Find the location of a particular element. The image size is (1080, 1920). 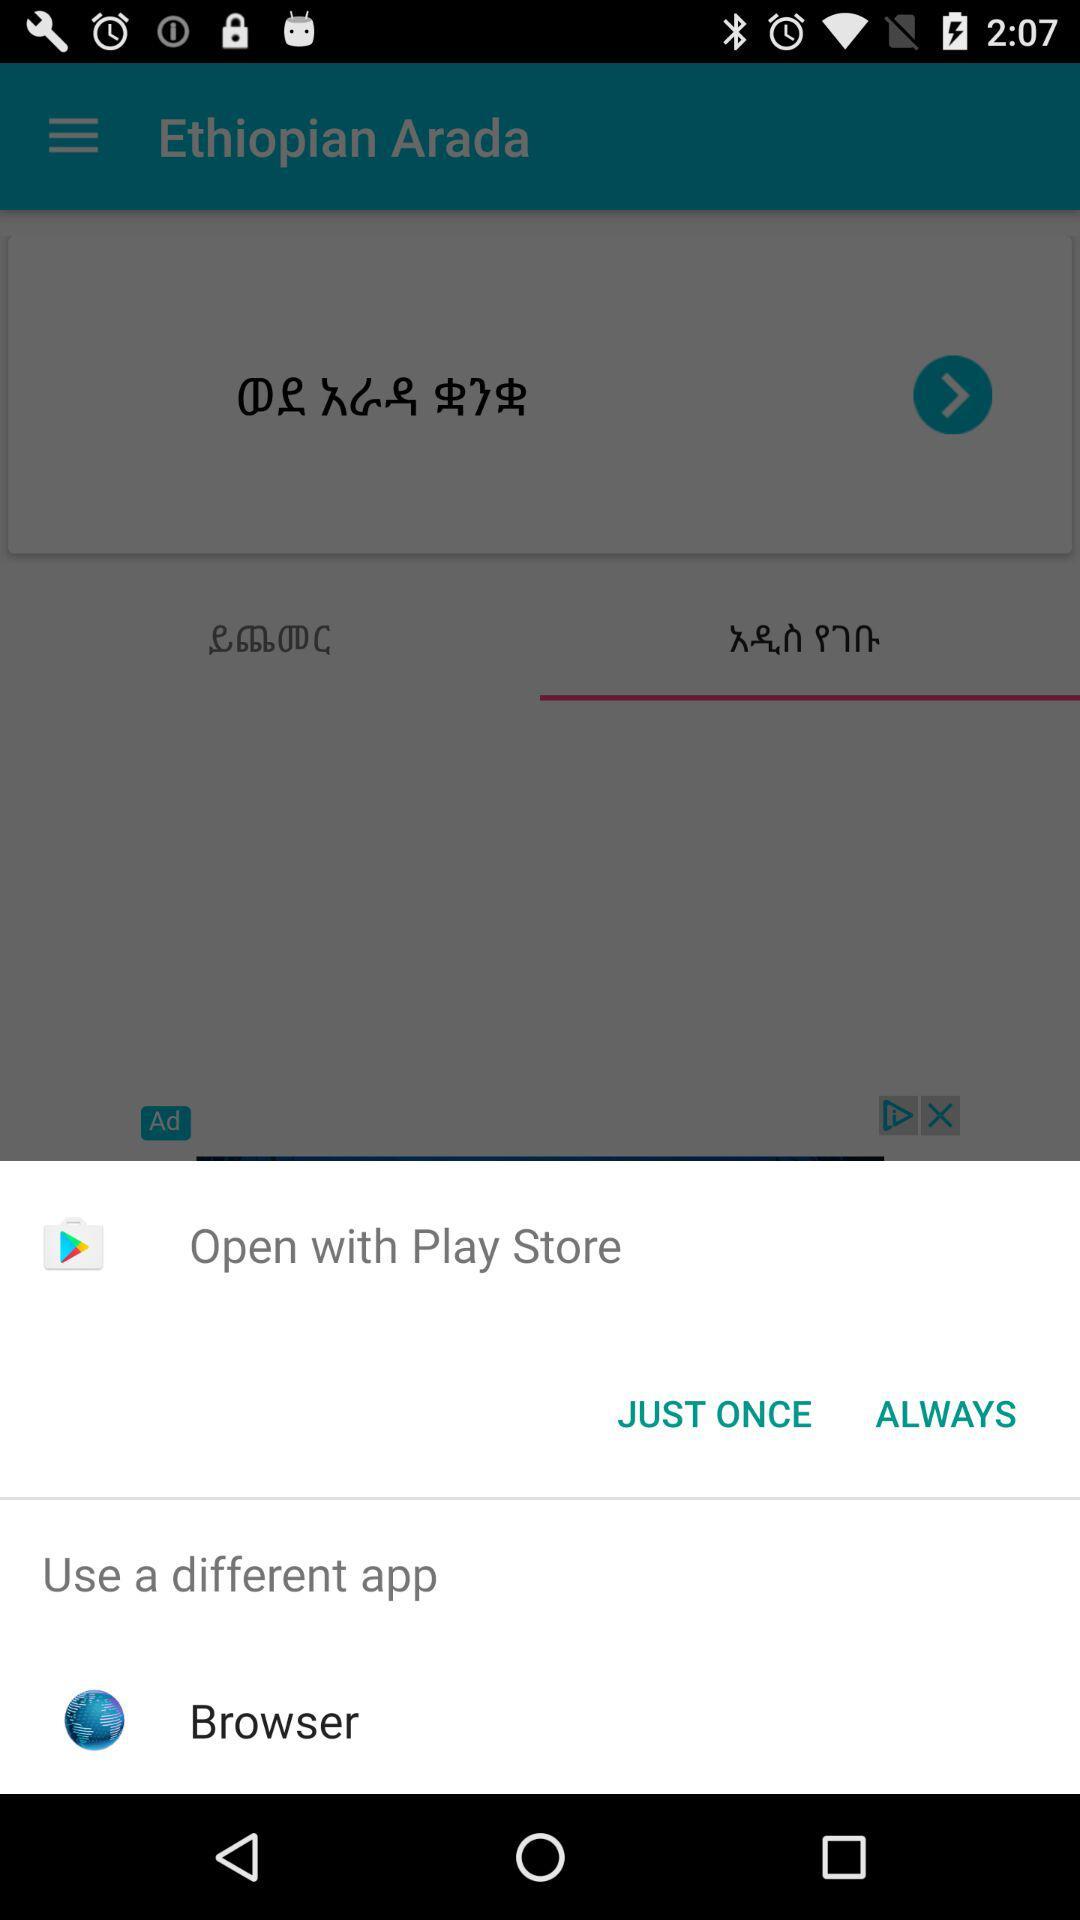

always item is located at coordinates (945, 1411).